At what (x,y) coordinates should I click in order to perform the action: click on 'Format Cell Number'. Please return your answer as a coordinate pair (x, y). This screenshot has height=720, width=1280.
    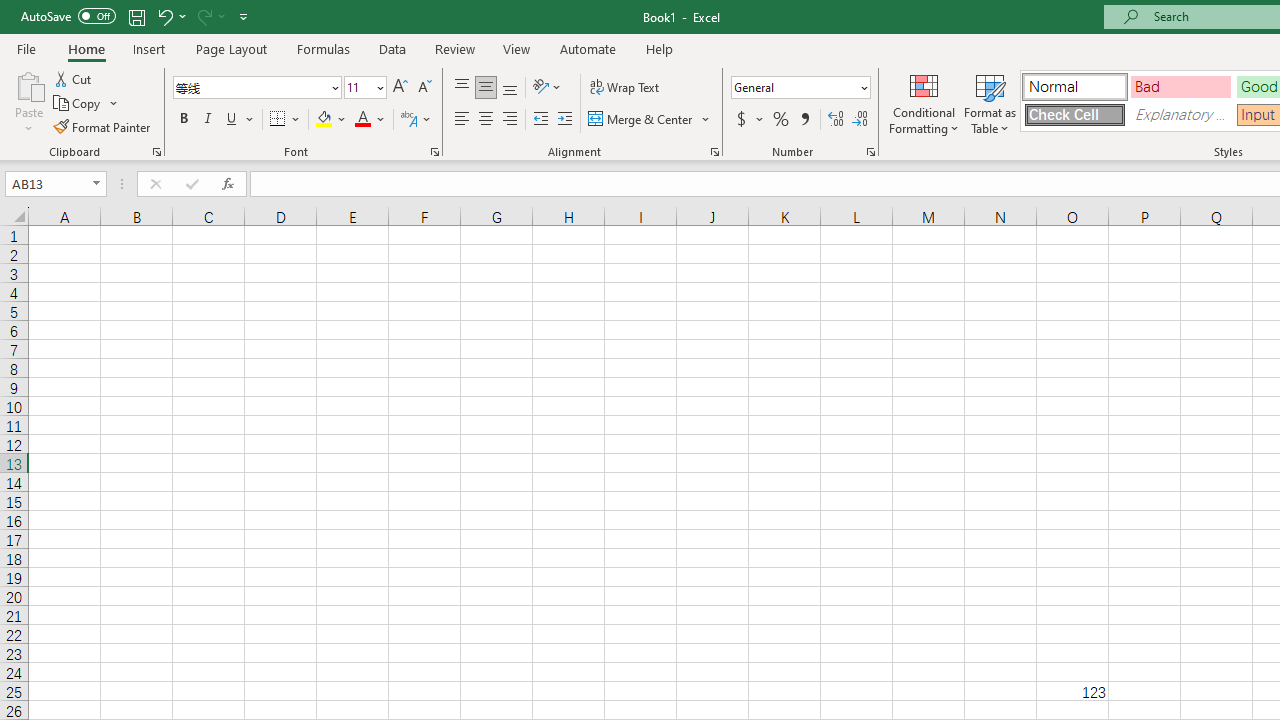
    Looking at the image, I should click on (871, 150).